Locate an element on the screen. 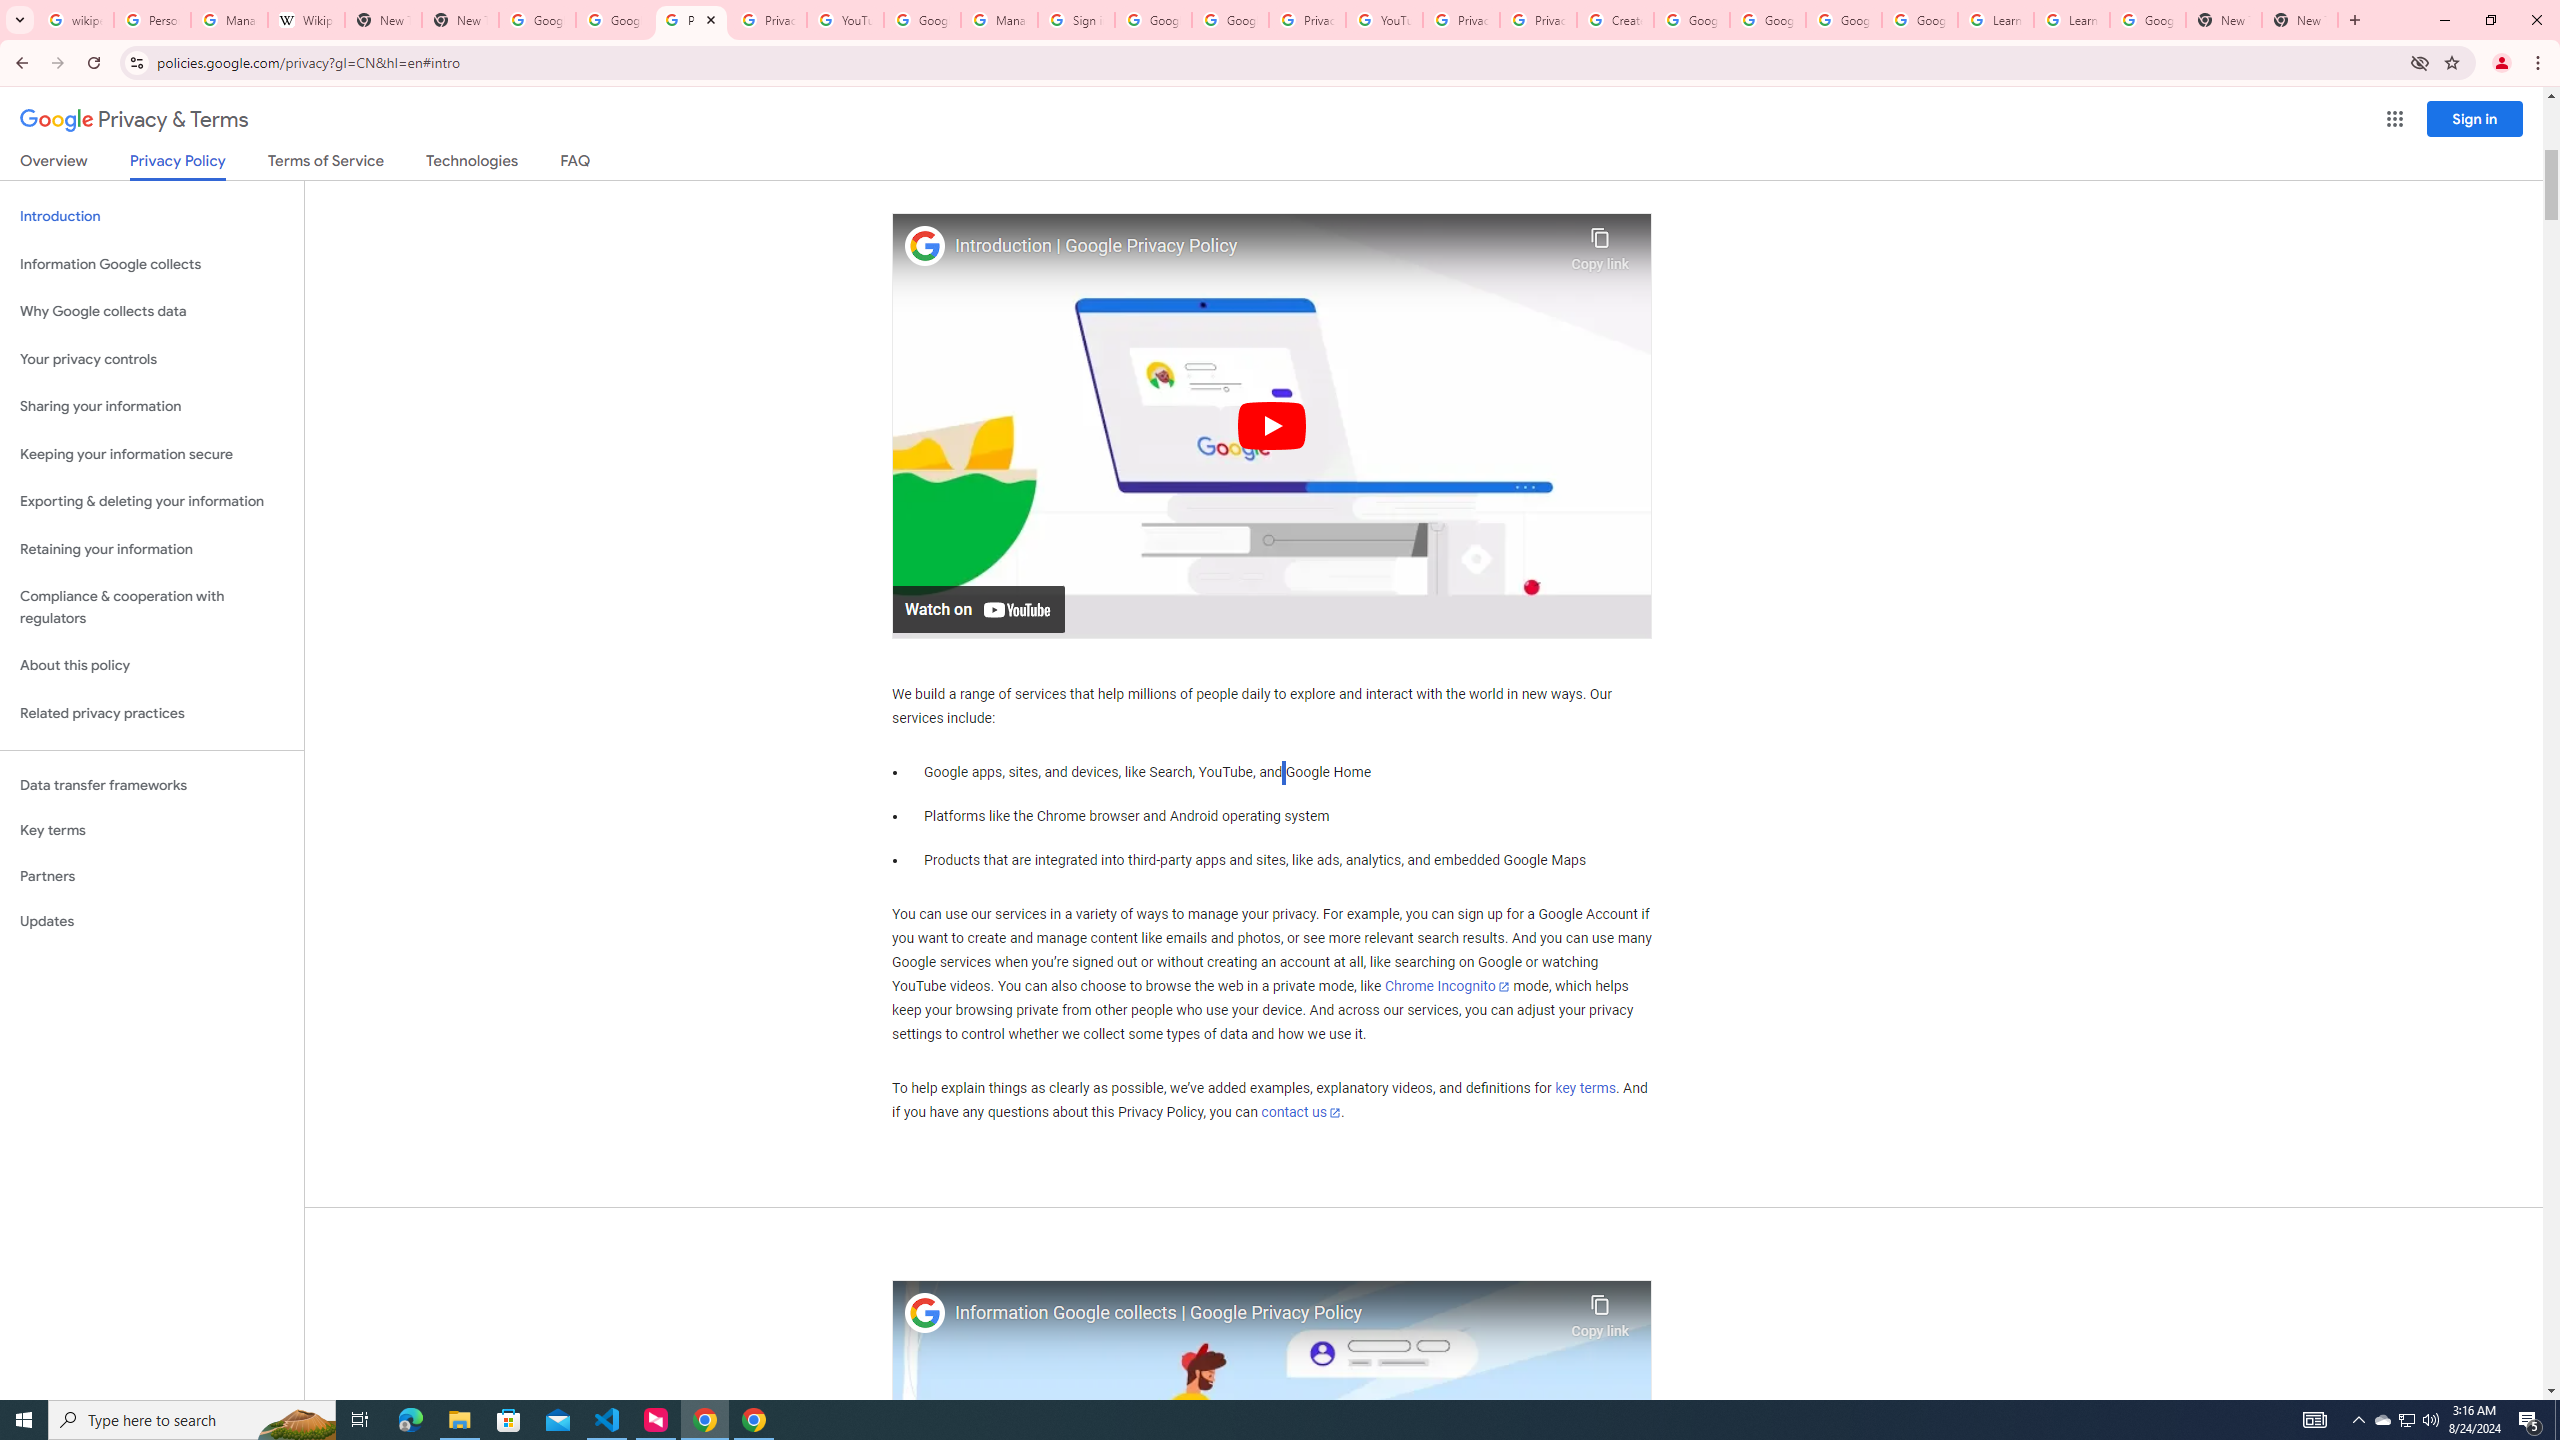 The height and width of the screenshot is (1440, 2560). 'Google Account' is located at coordinates (2147, 19).